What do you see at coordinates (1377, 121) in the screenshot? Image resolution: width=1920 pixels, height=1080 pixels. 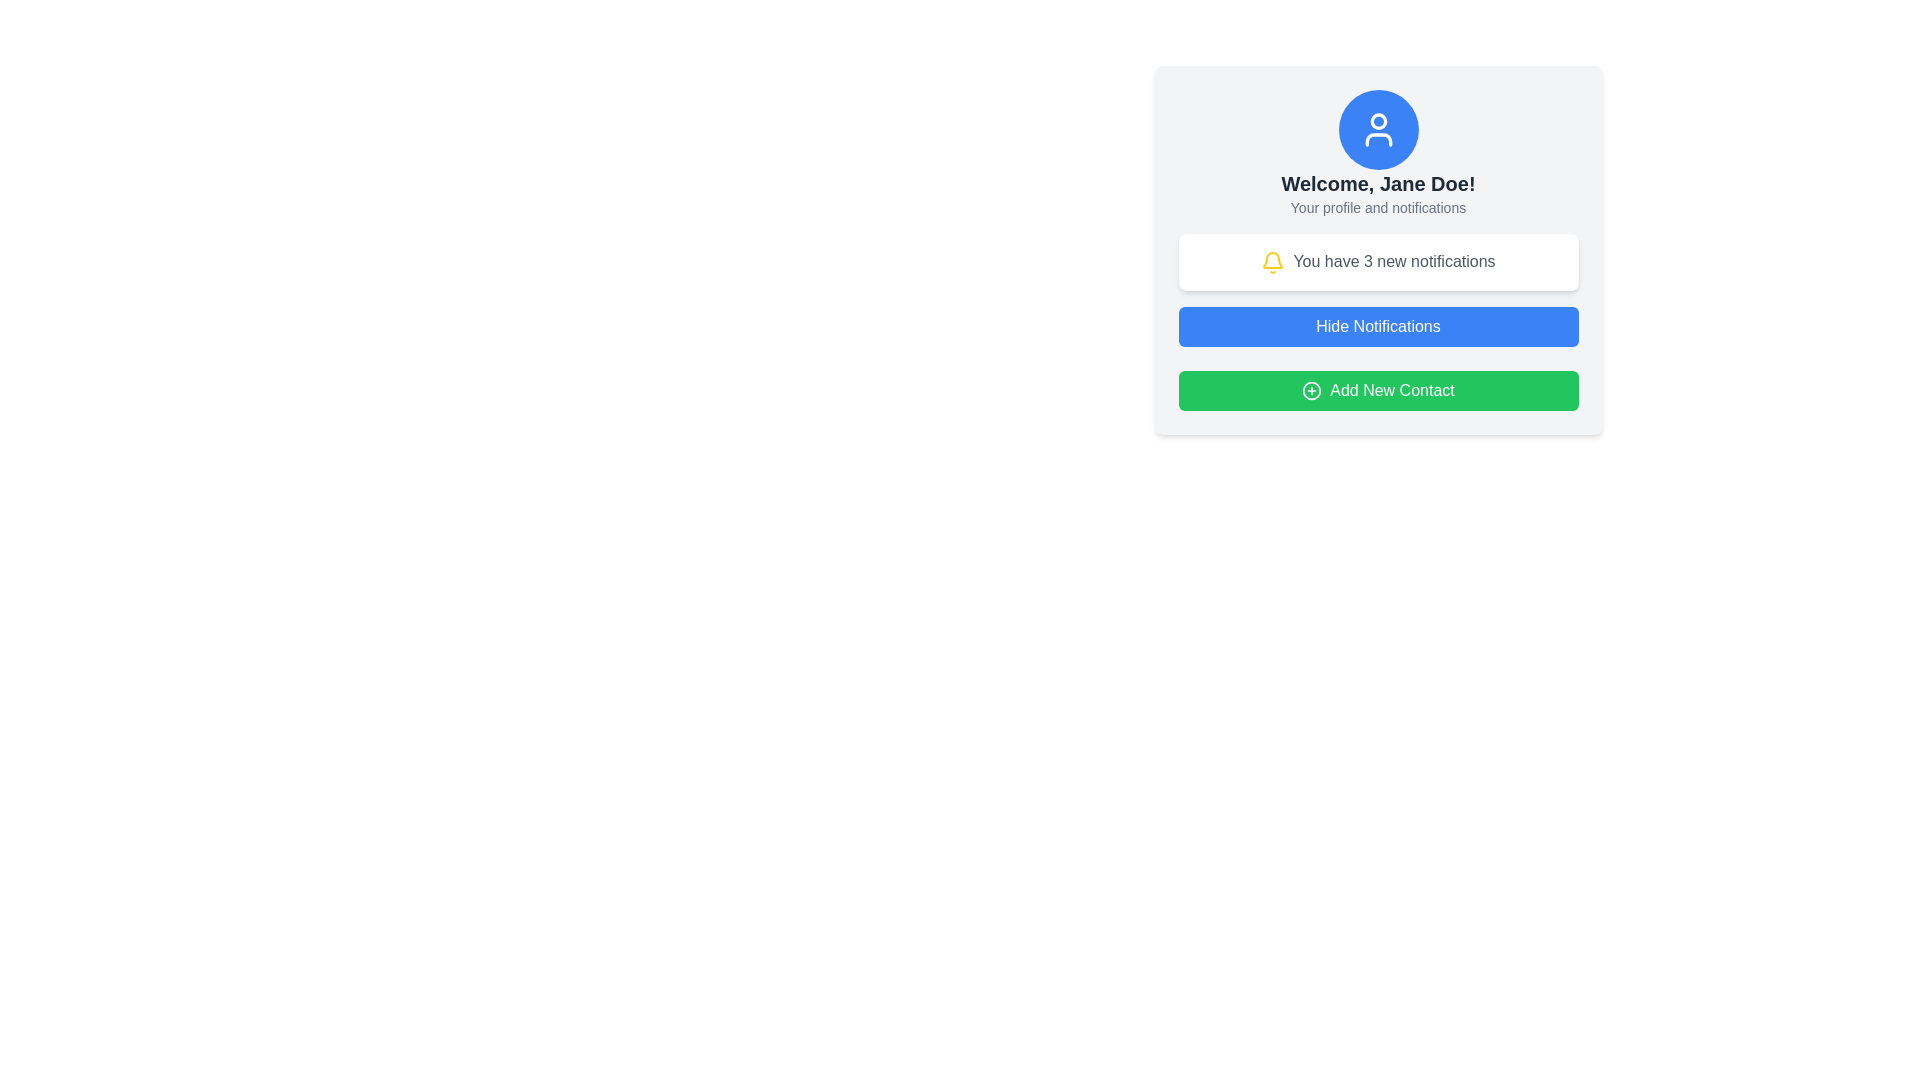 I see `the user icon located at the top center of the card component, which represents the current user's profile` at bounding box center [1377, 121].